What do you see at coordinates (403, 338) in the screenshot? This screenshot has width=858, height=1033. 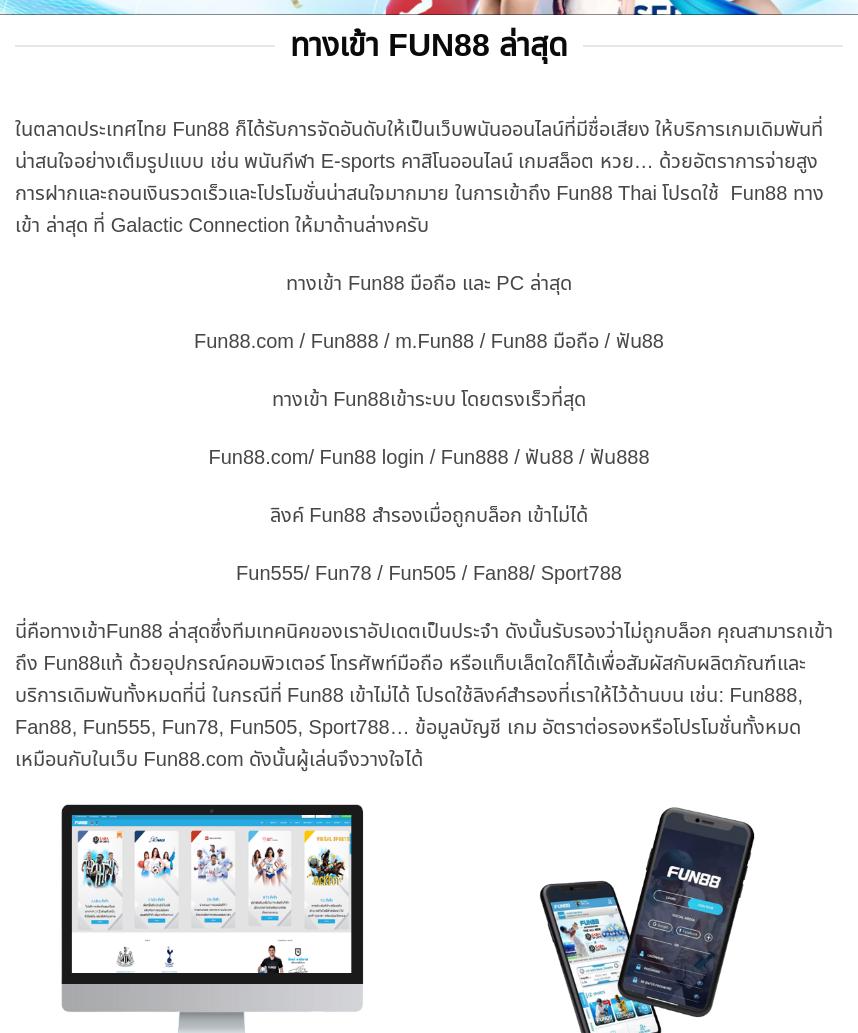 I see `'Fun88.com / Fun888 / m.Fun88 / Fun88 มือถือ /'` at bounding box center [403, 338].